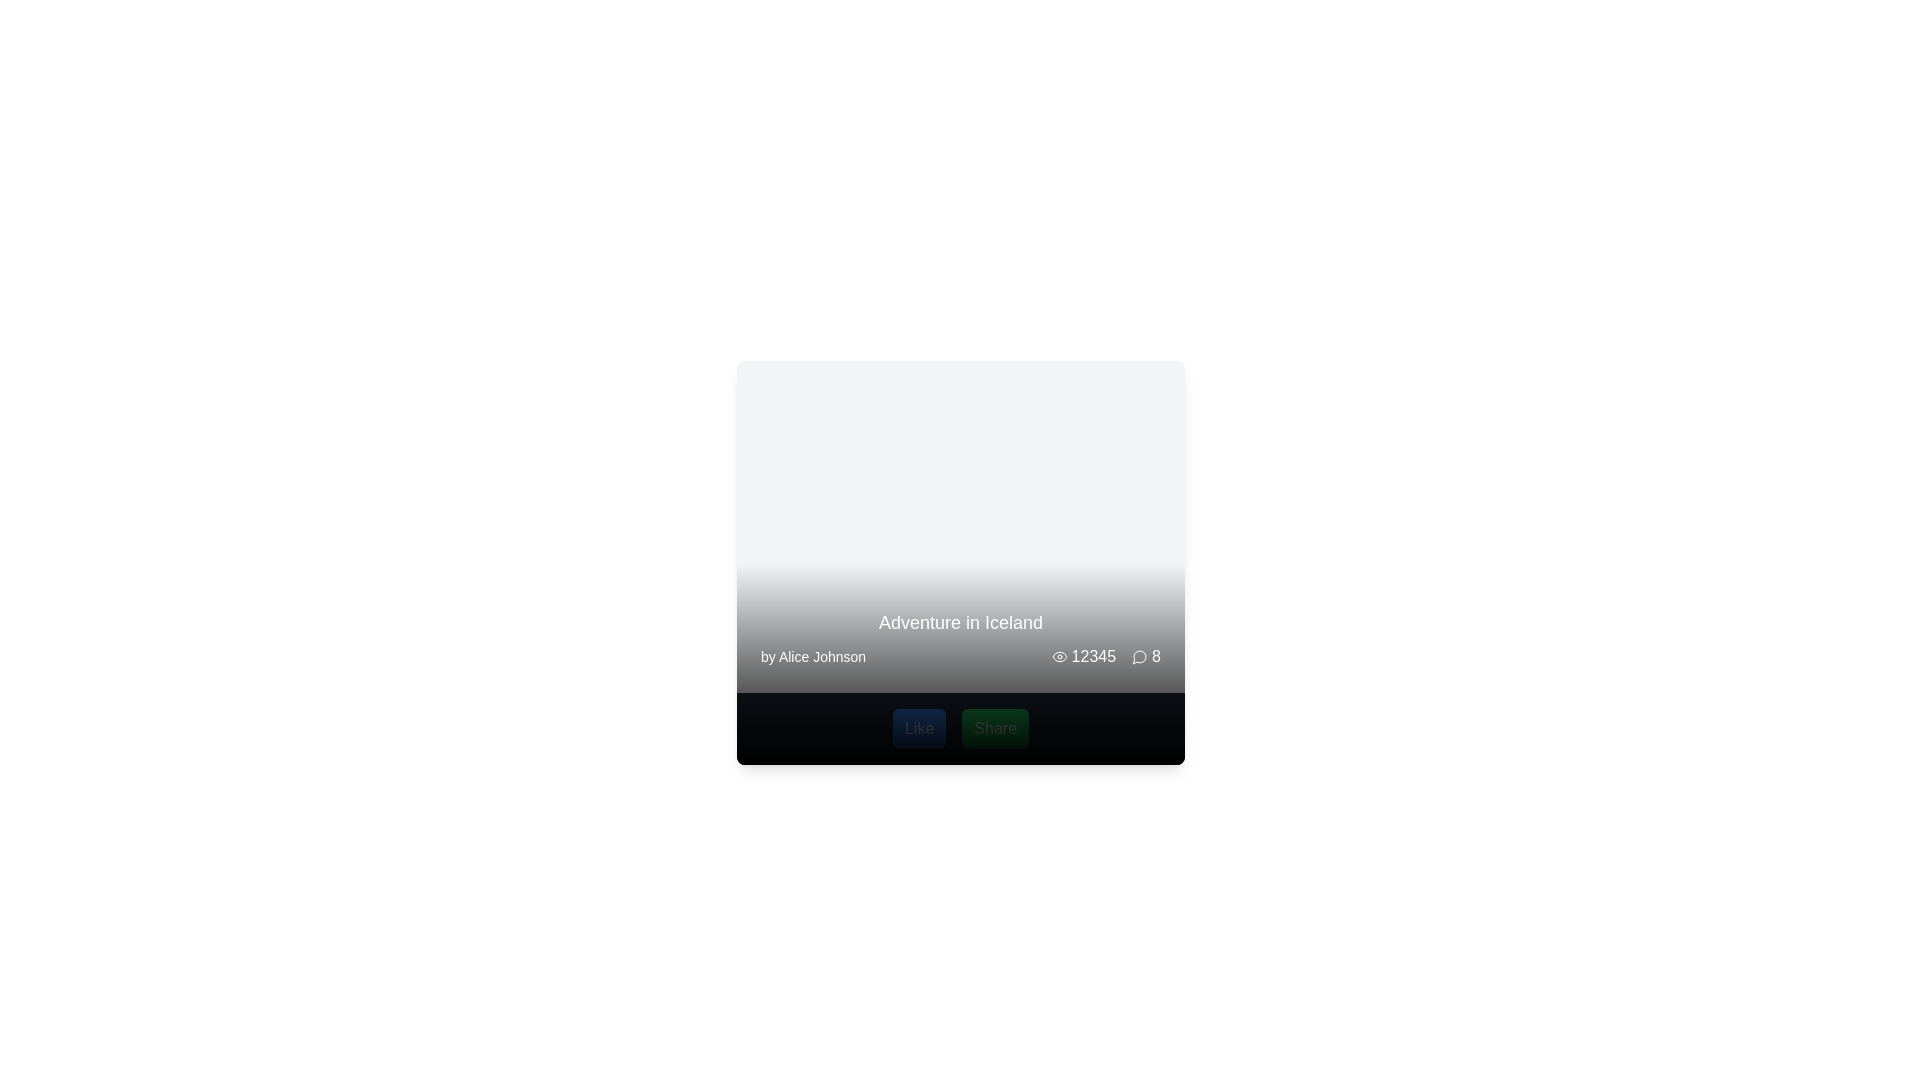 Image resolution: width=1920 pixels, height=1080 pixels. Describe the element at coordinates (813, 656) in the screenshot. I see `the Static Label located at the bottom left of the card, which identifies the author or originator of the content` at that location.